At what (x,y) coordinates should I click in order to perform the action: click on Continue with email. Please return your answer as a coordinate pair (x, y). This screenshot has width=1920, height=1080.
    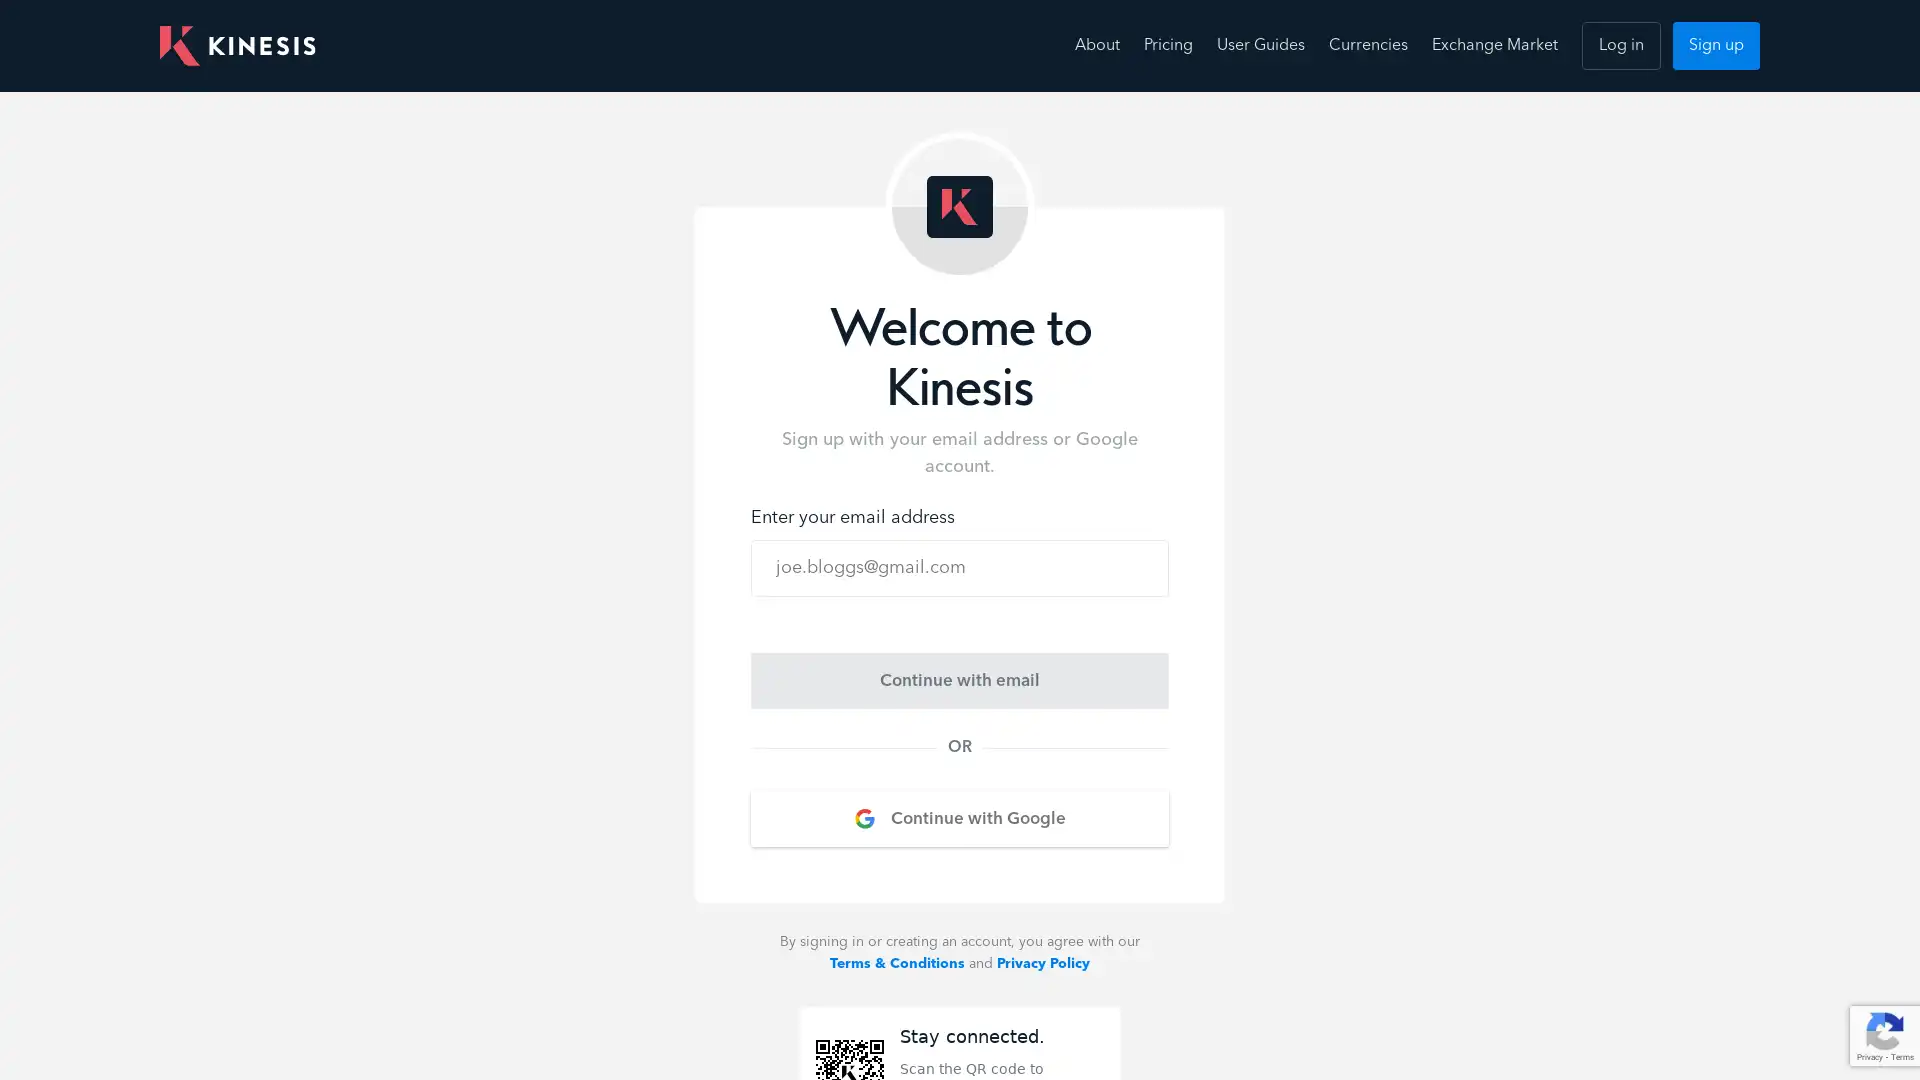
    Looking at the image, I should click on (960, 680).